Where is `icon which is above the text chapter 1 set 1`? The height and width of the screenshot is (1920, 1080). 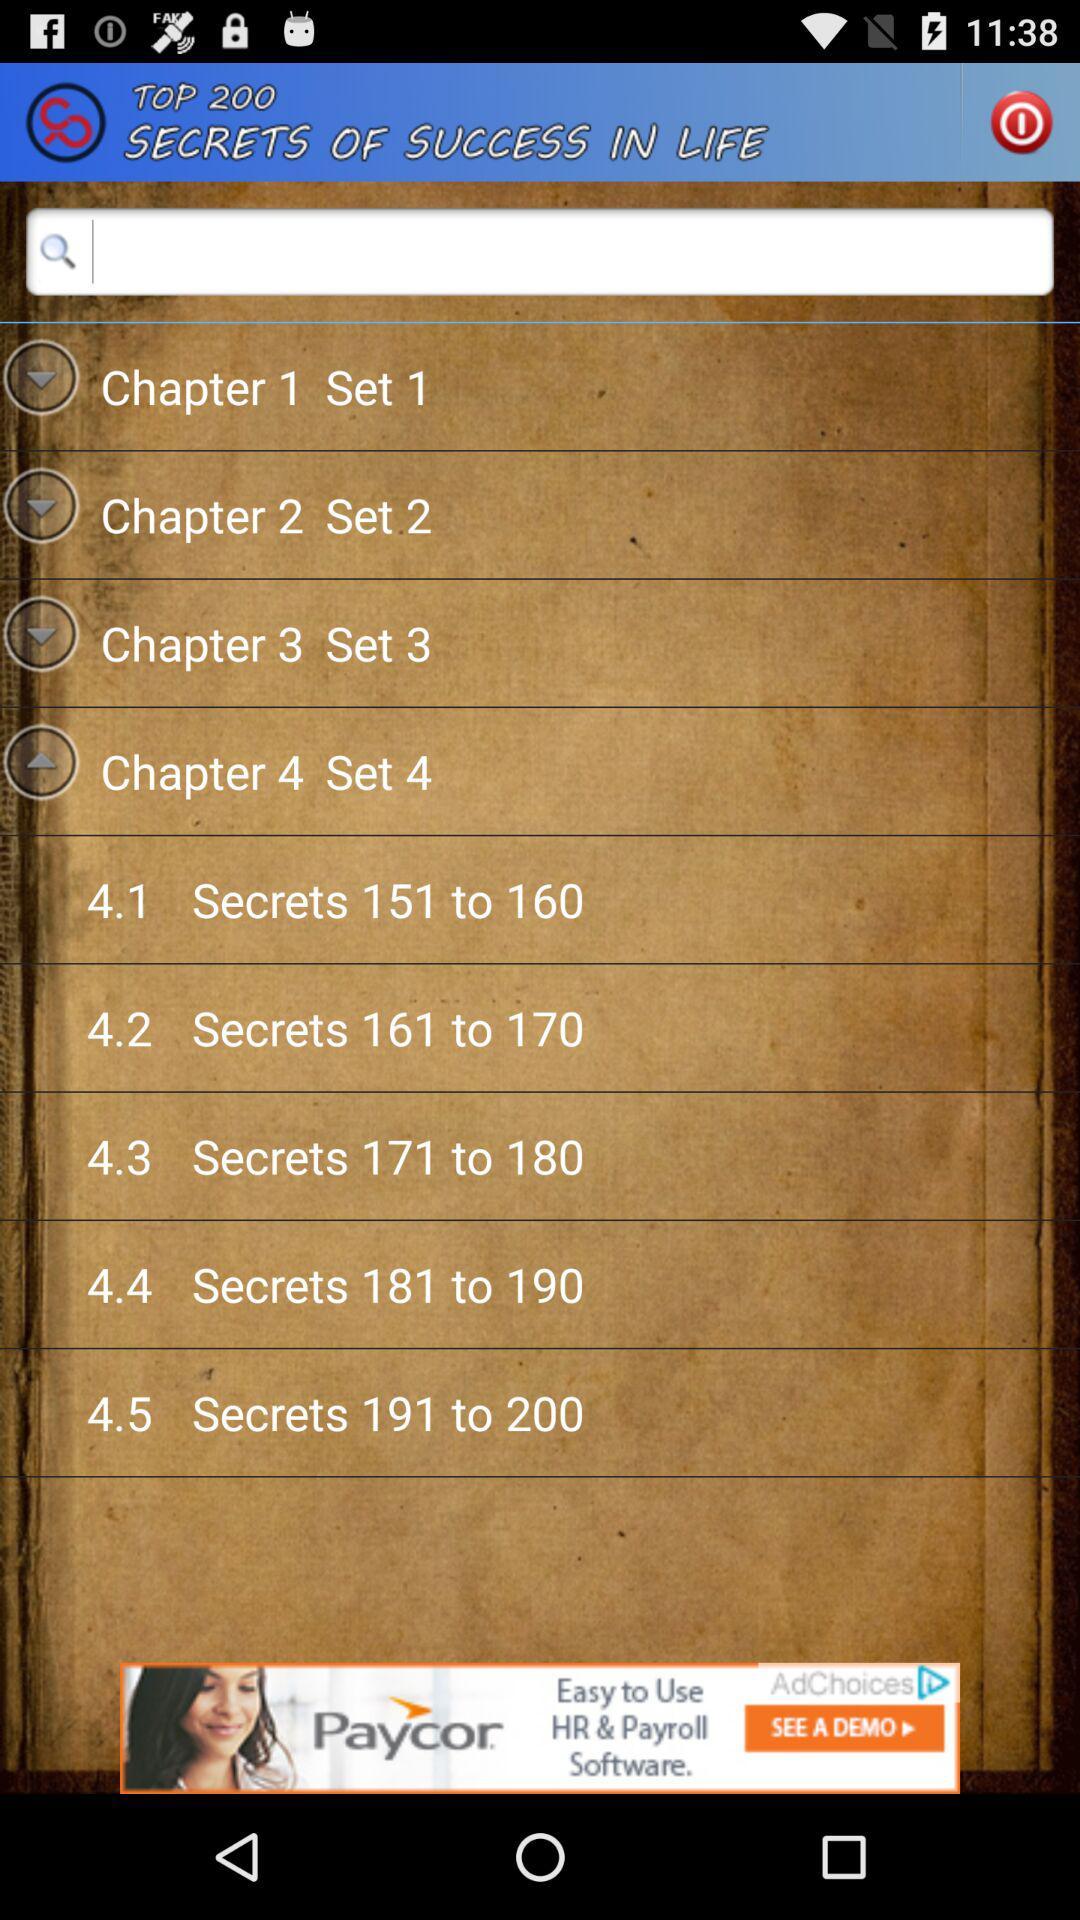 icon which is above the text chapter 1 set 1 is located at coordinates (57, 250).